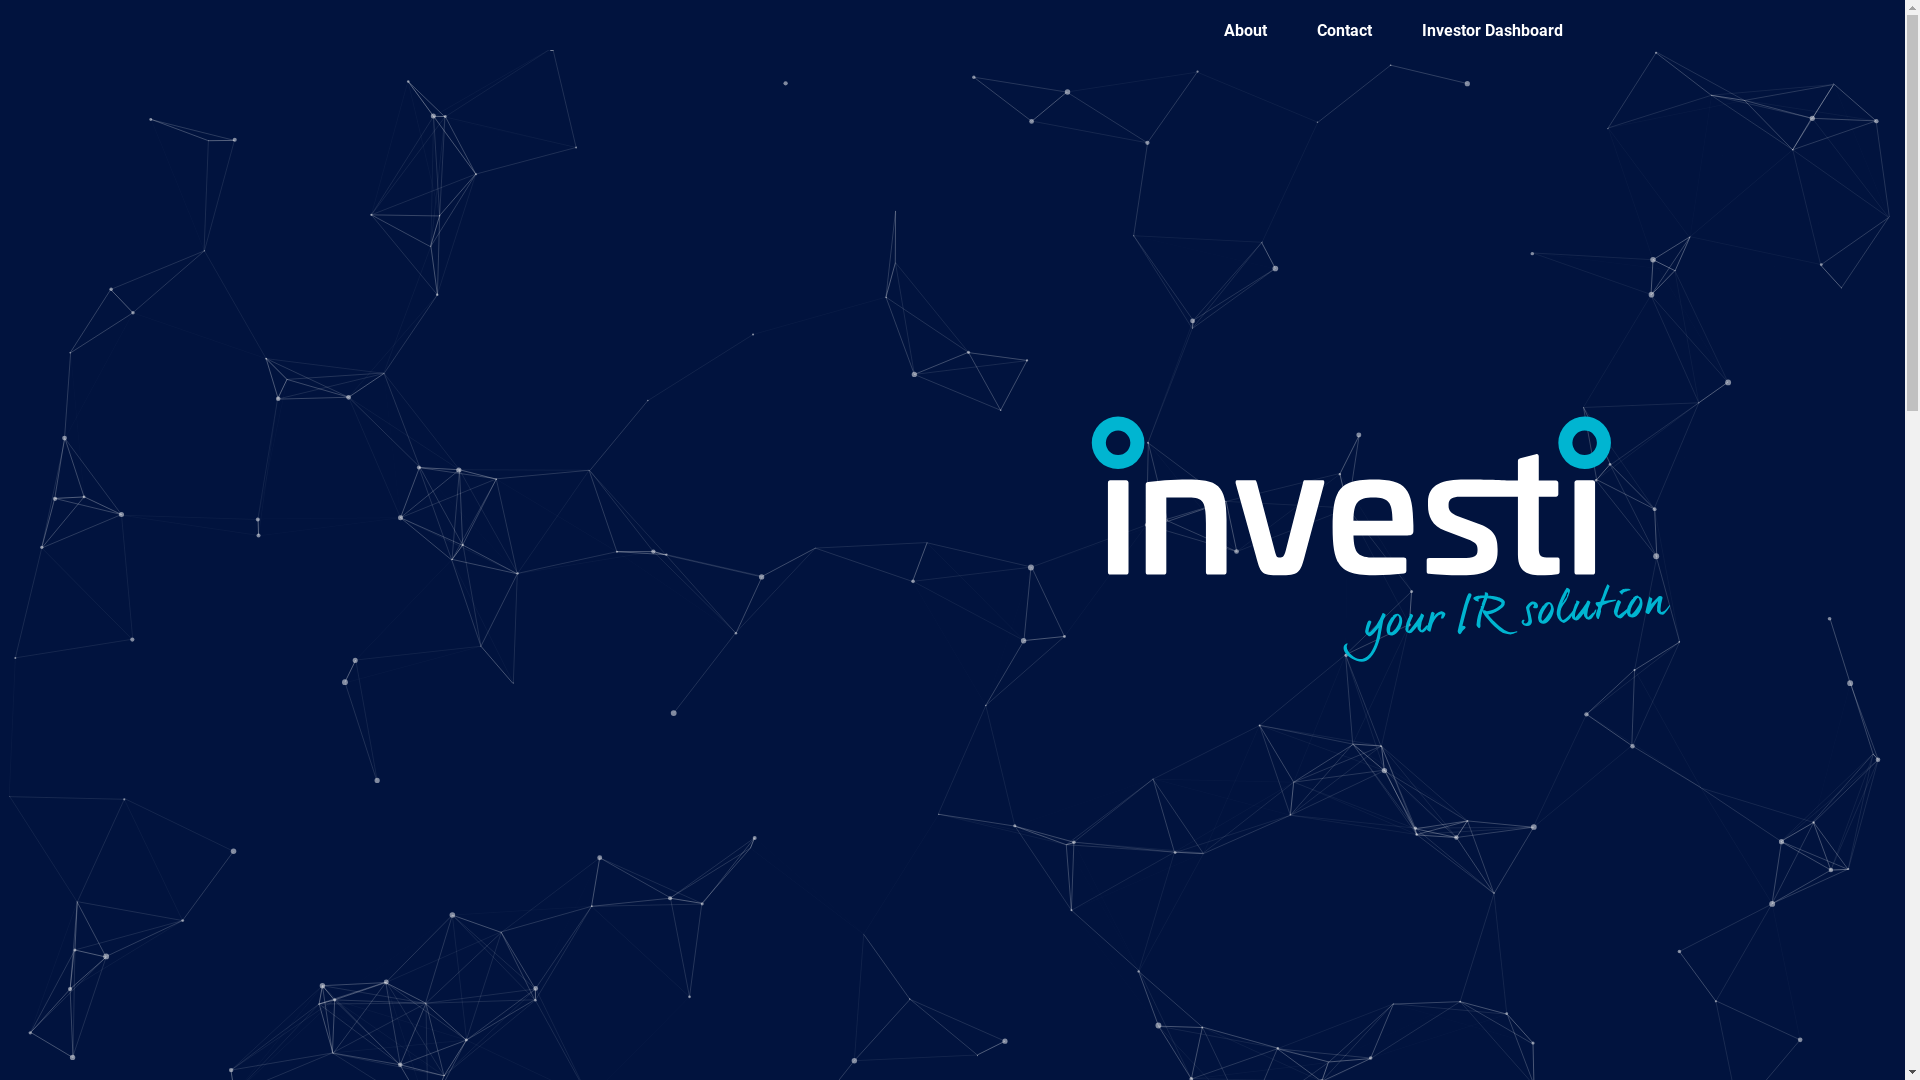 This screenshot has height=1080, width=1920. Describe the element at coordinates (1343, 30) in the screenshot. I see `'Contact'` at that location.